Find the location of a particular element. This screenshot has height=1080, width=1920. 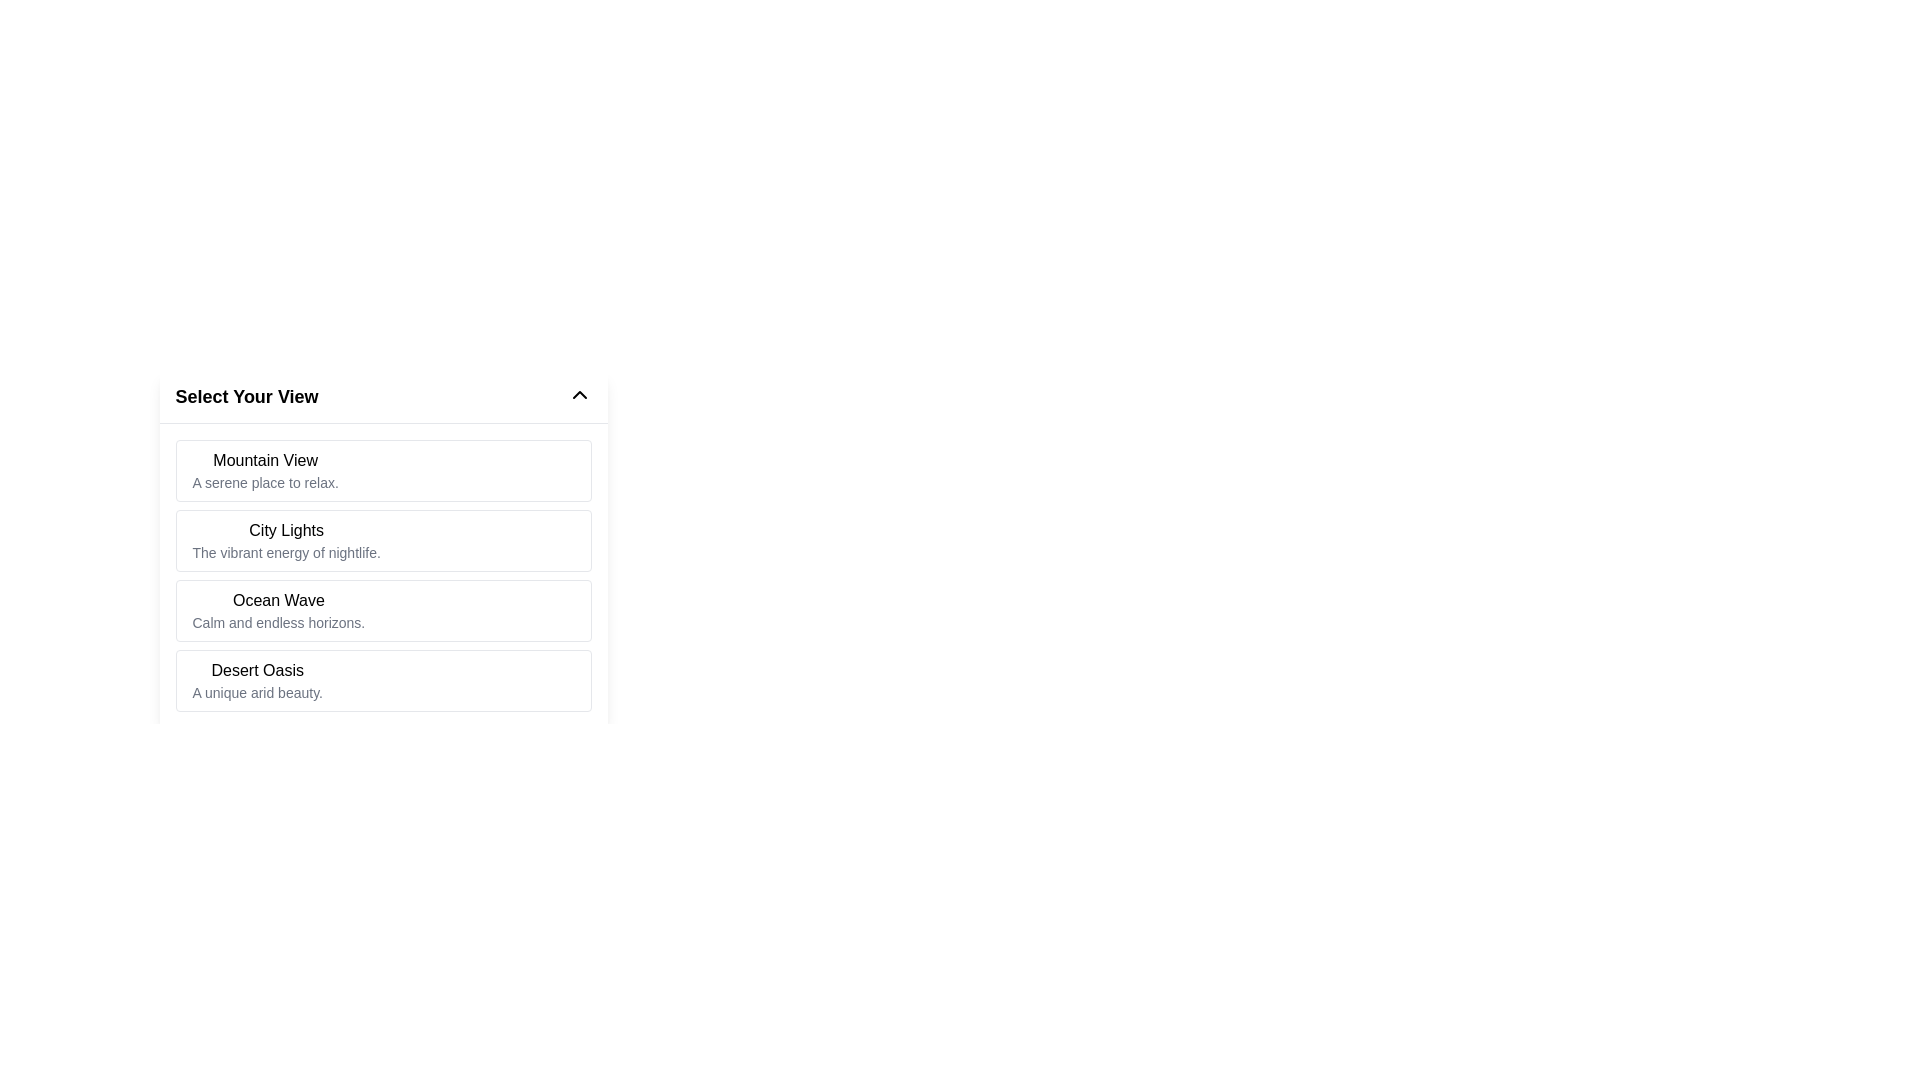

the second text label in the vertical list that serves as the title or main identifier of a selectable list item, positioned between 'Select Your View' and 'The vibrant energy of nightlife.' is located at coordinates (285, 530).